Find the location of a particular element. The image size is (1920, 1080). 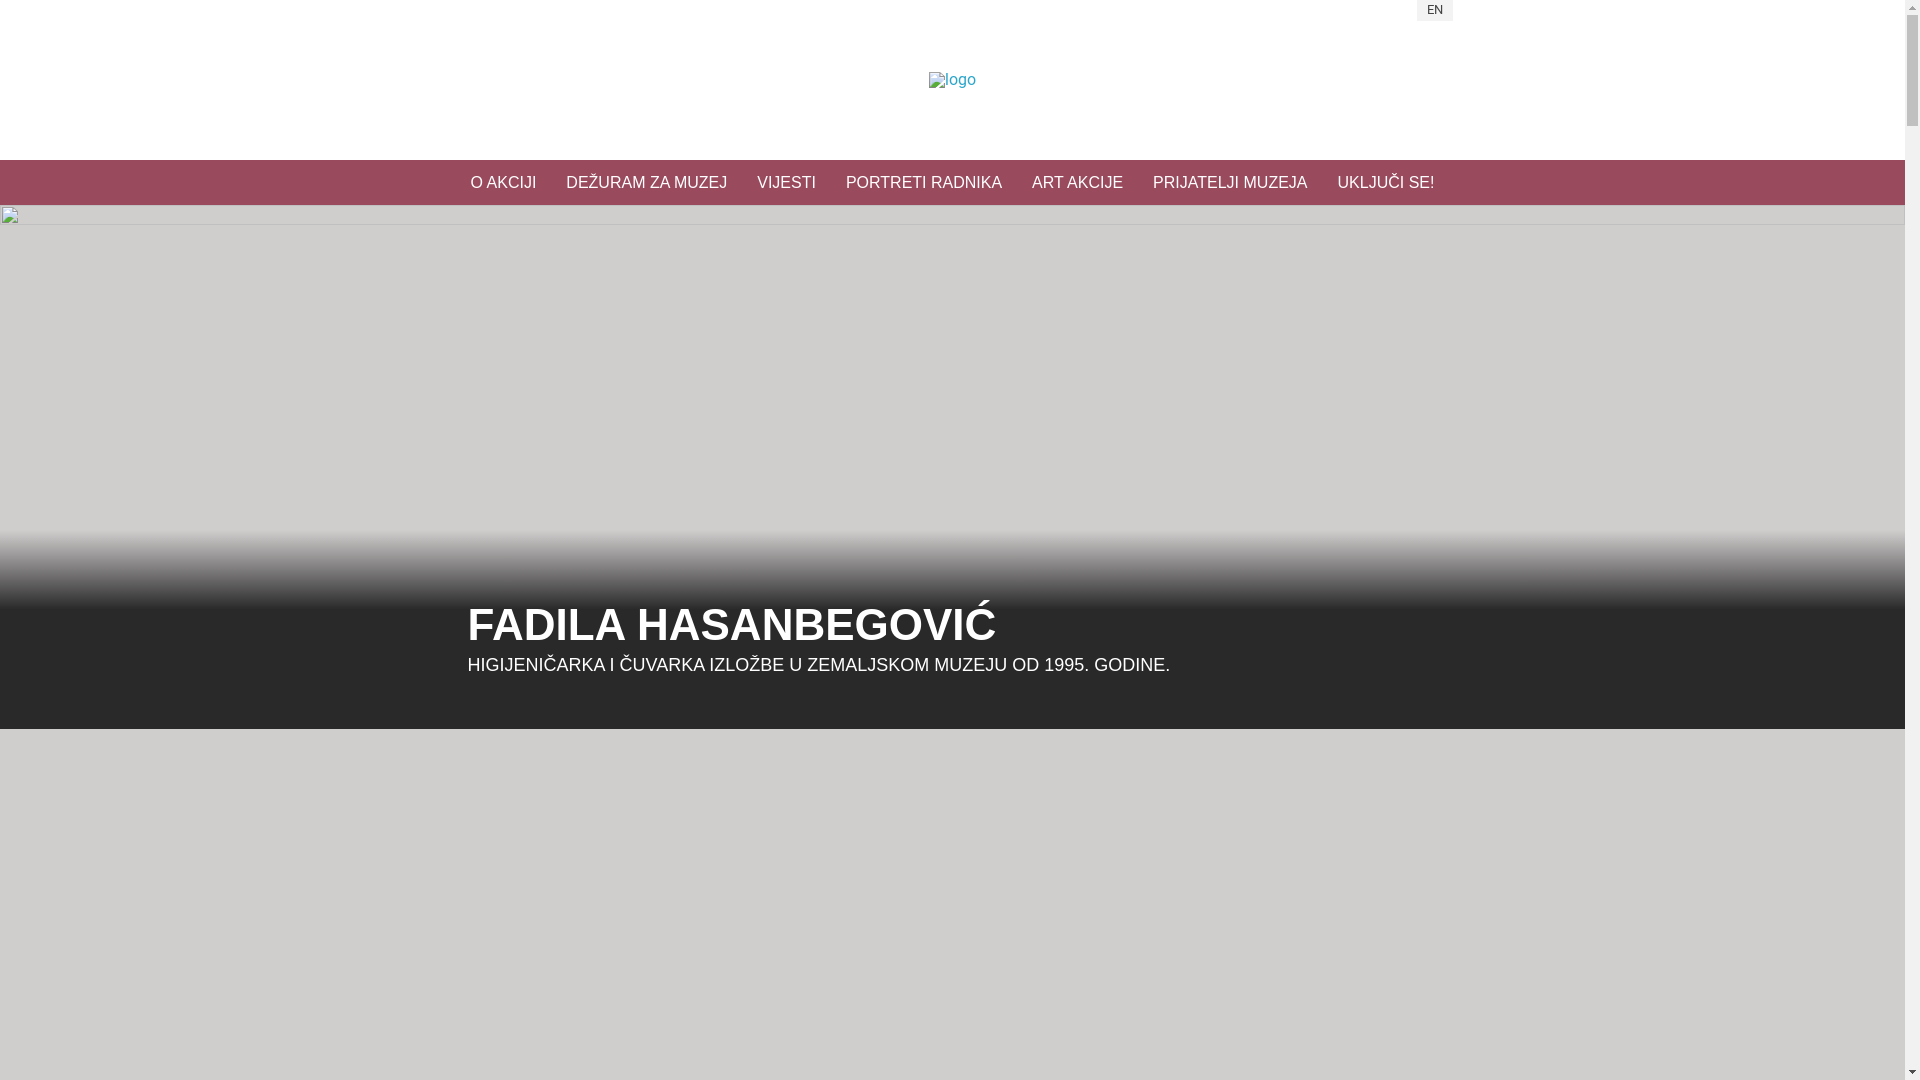

'ART AKCIJE' is located at coordinates (1076, 182).